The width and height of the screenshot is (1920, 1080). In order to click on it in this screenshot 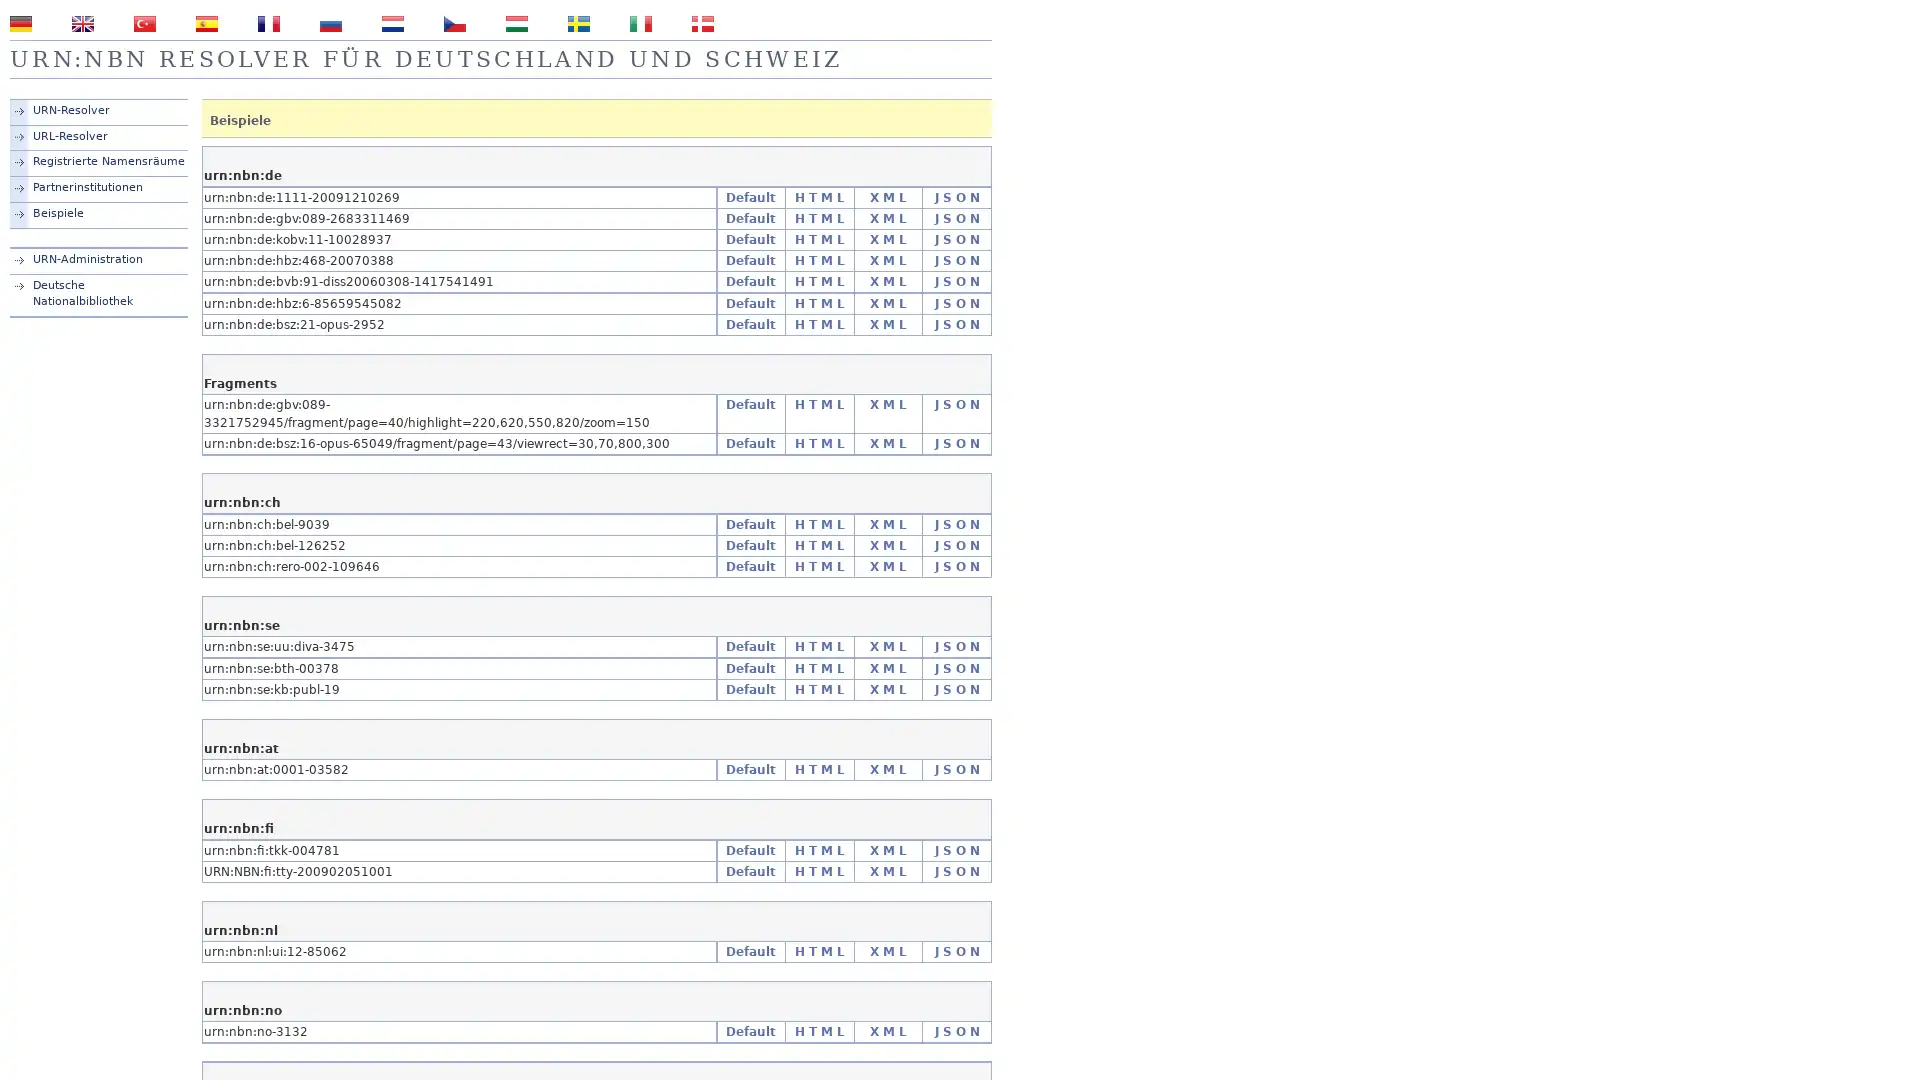, I will do `click(641, 23)`.